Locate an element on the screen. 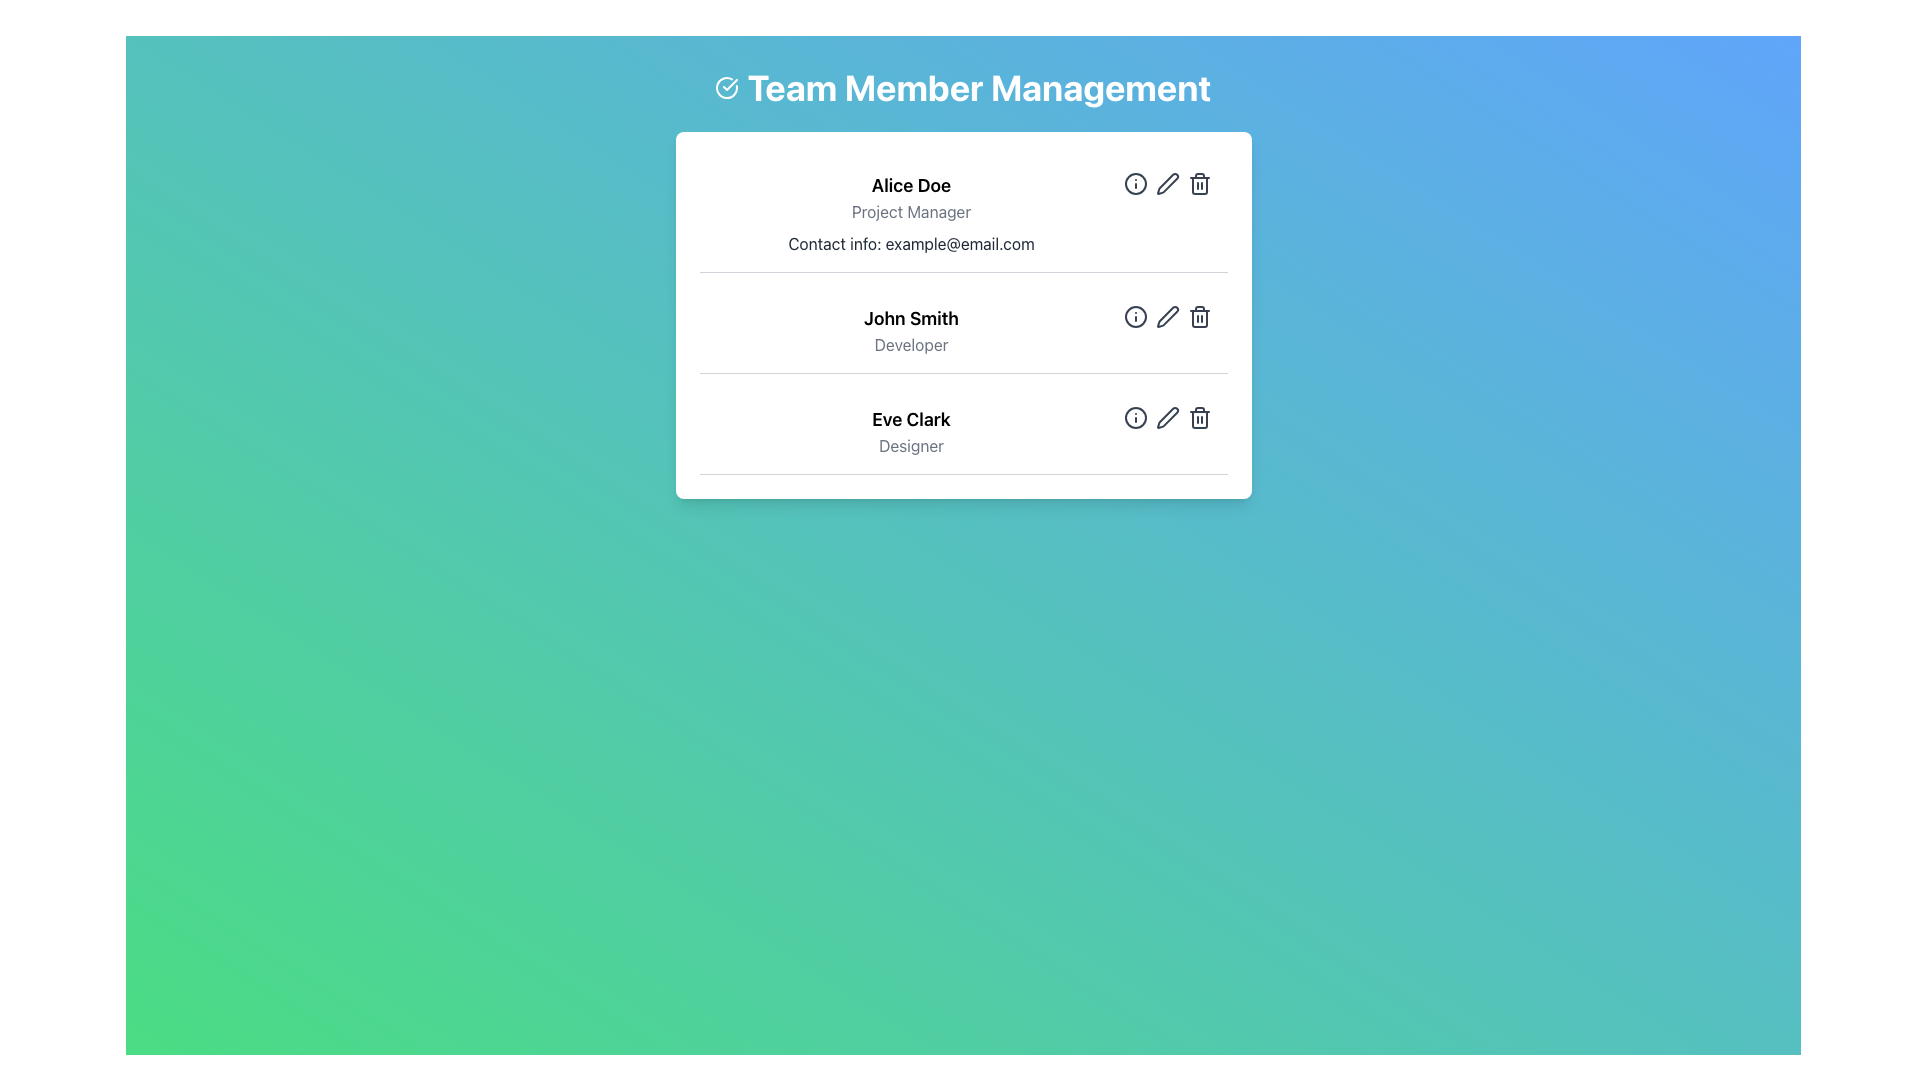 The image size is (1920, 1080). the remove button for the team member 'Eve Clark', which is the rightmost icon in a group of three interactive icons is located at coordinates (1199, 416).